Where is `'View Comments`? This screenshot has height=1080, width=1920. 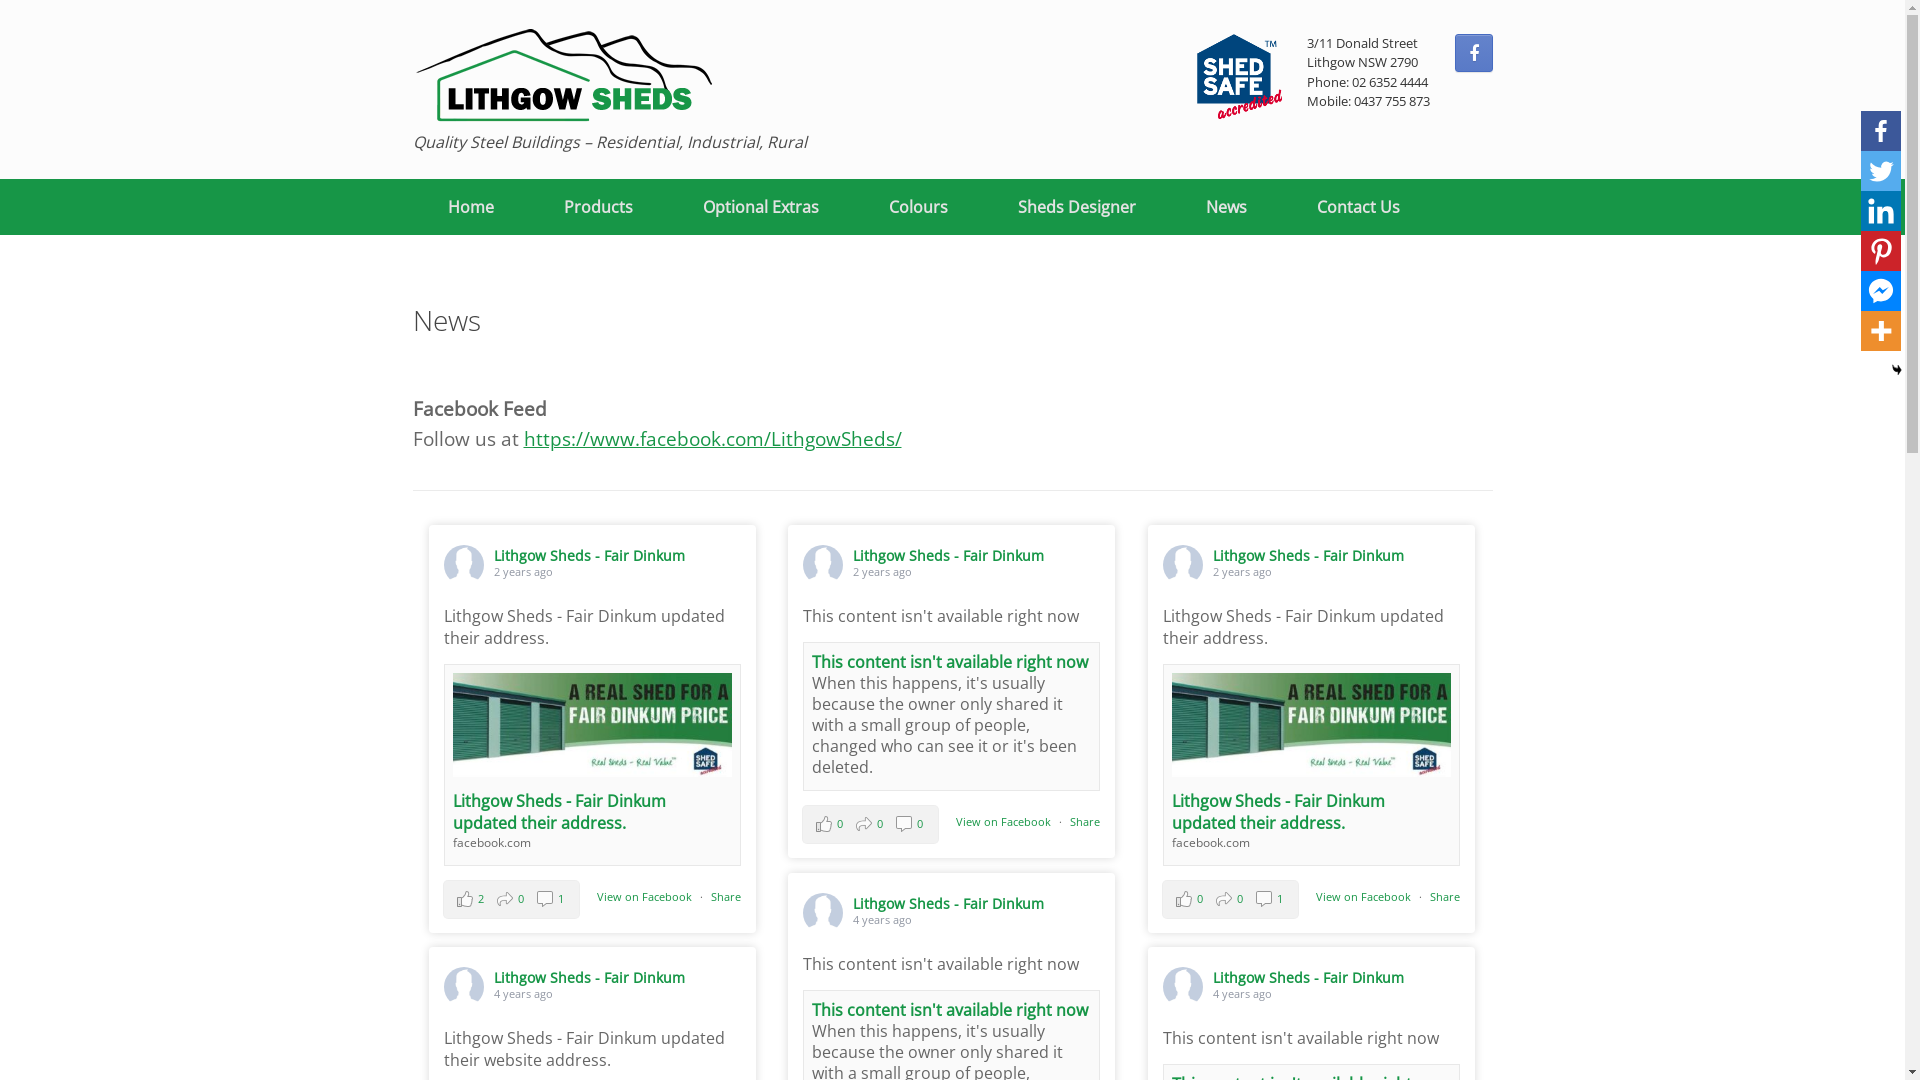 'View Comments is located at coordinates (870, 824).